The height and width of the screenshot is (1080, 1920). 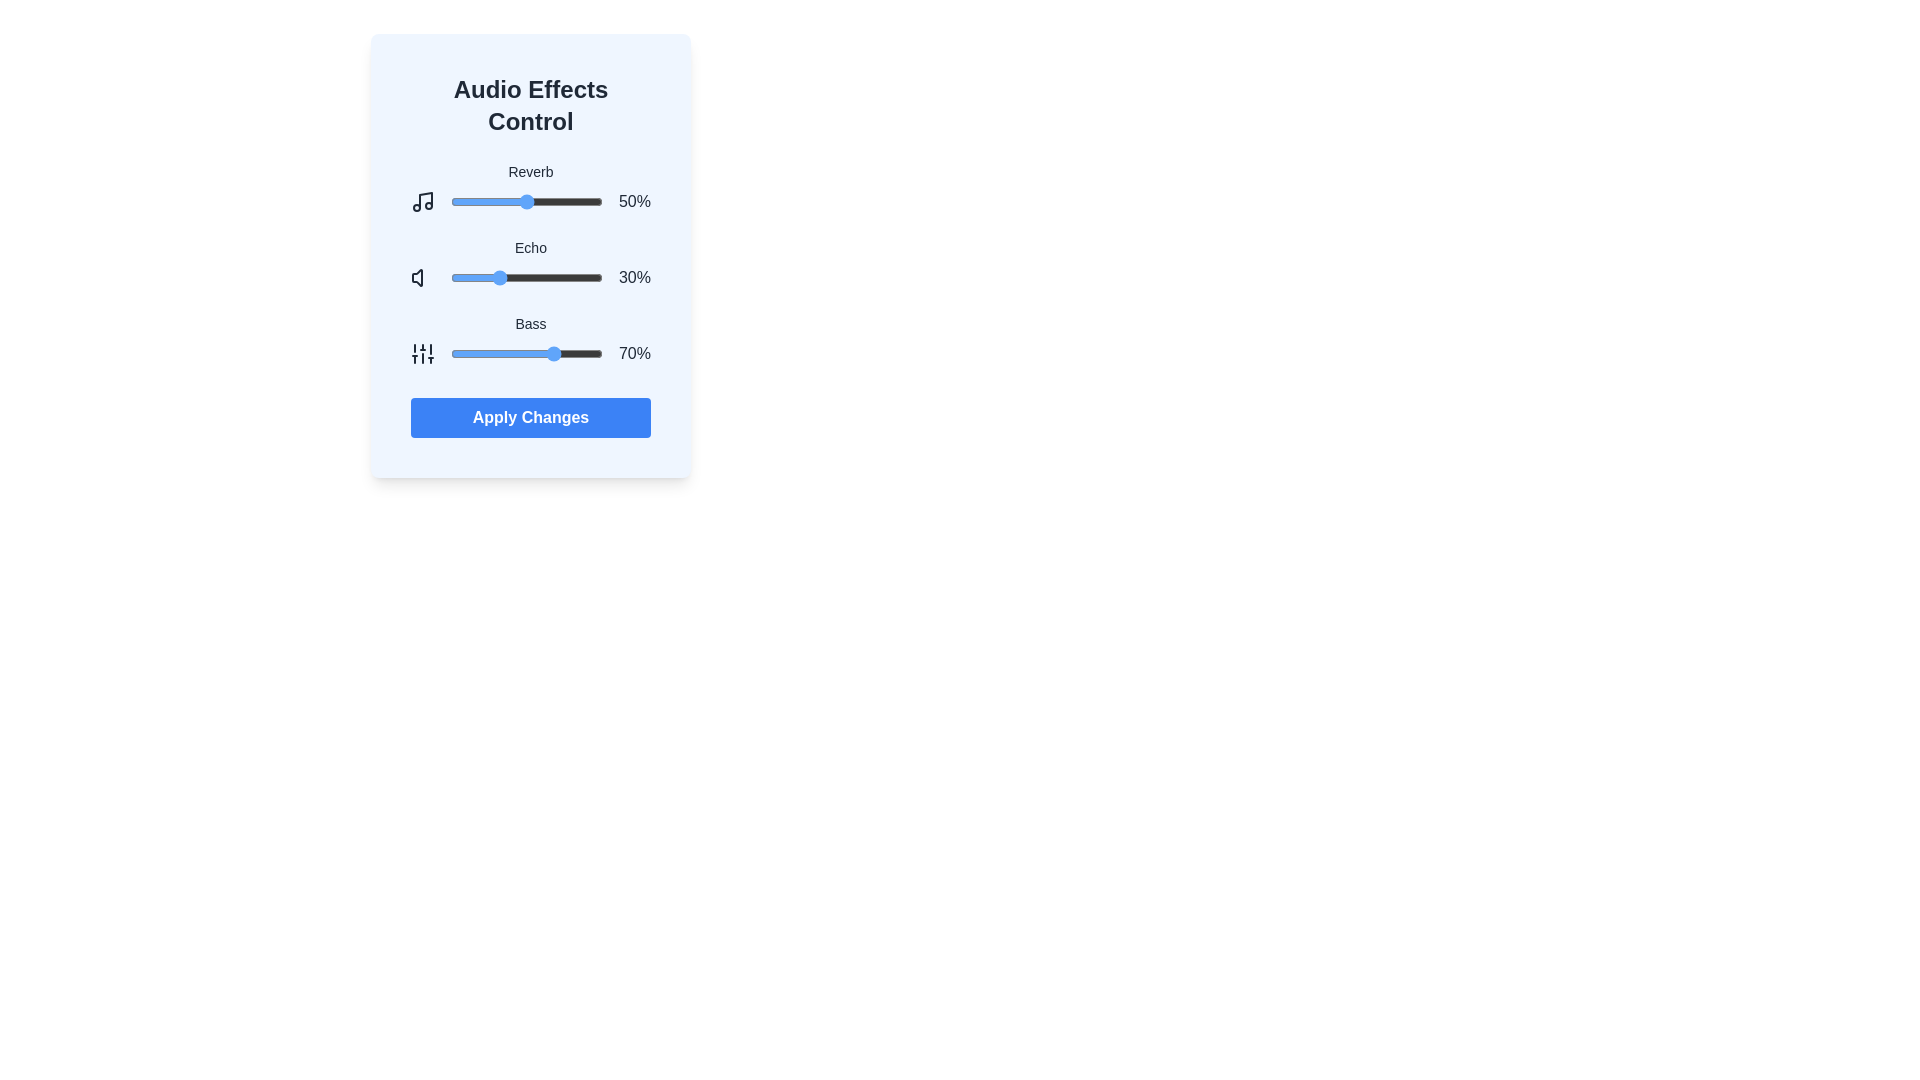 What do you see at coordinates (555, 277) in the screenshot?
I see `the Echo level` at bounding box center [555, 277].